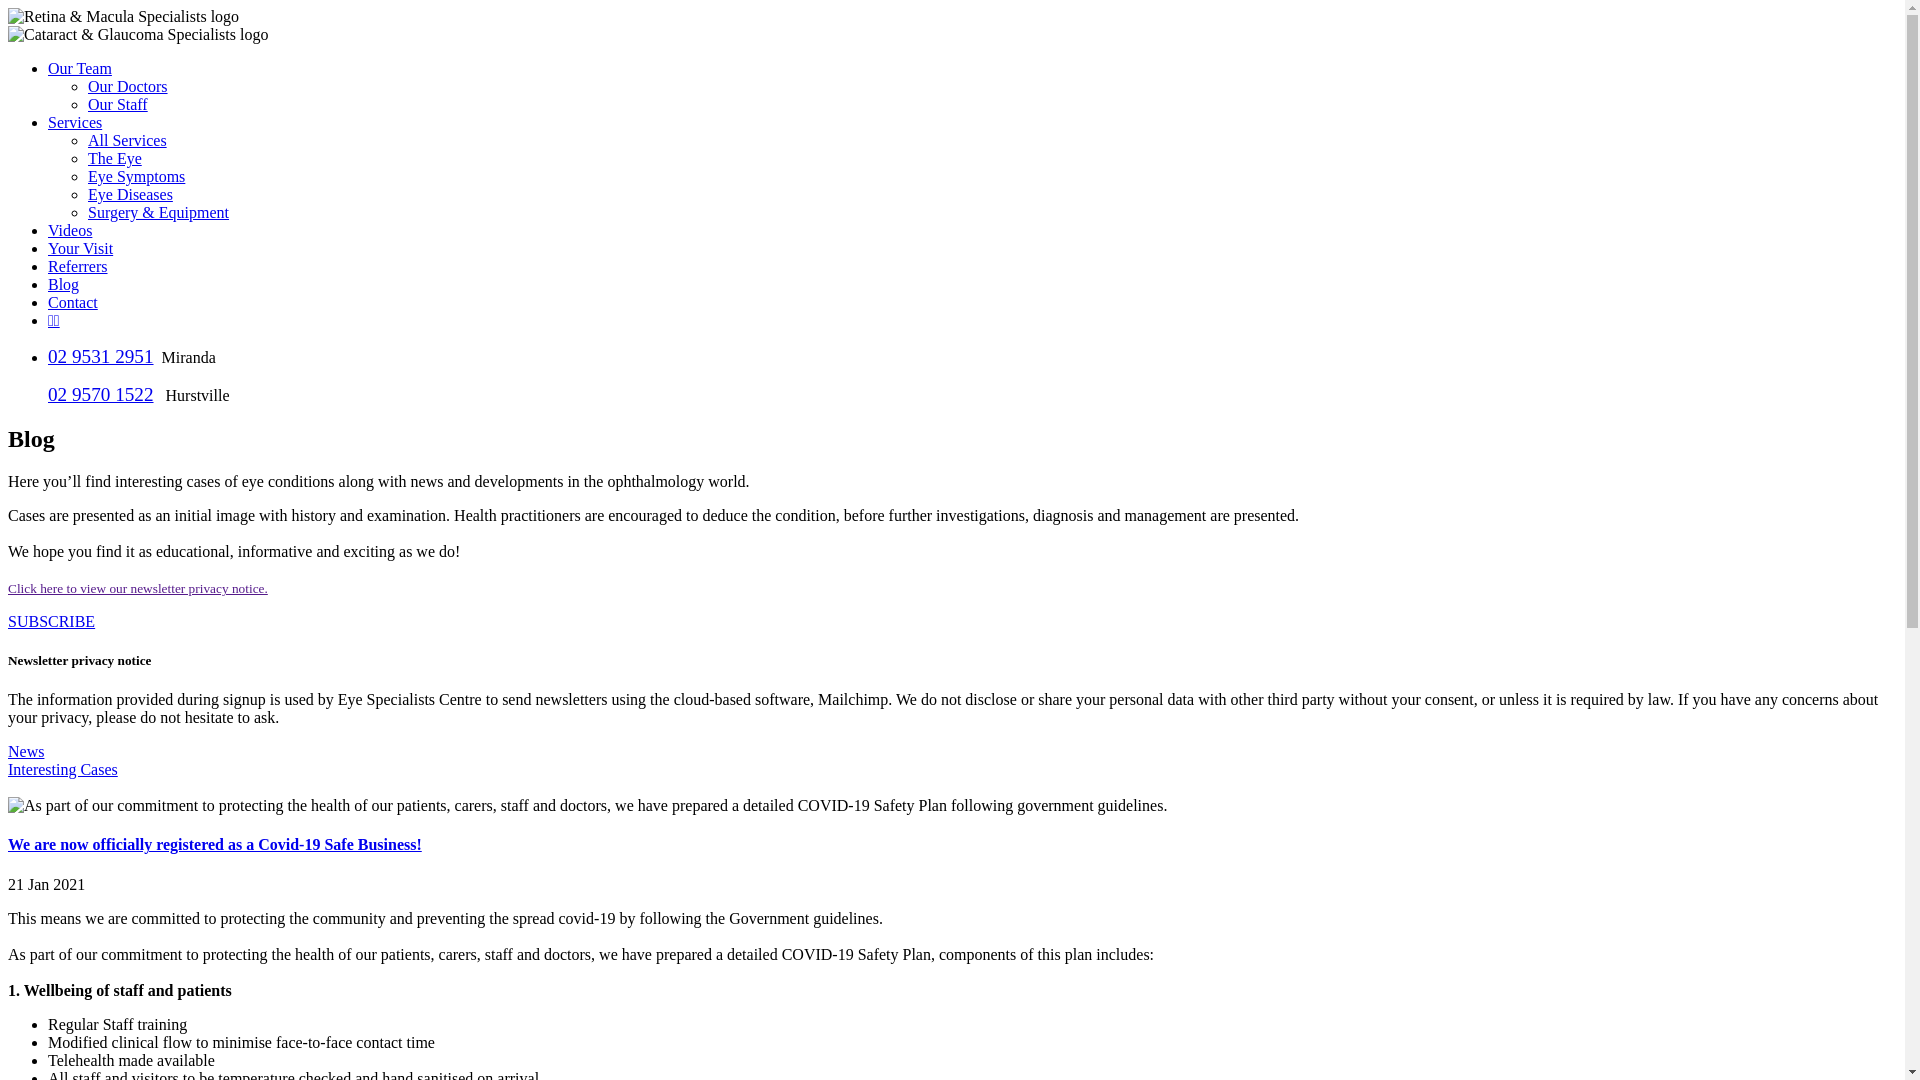 The image size is (1920, 1080). Describe the element at coordinates (77, 265) in the screenshot. I see `'Referrers'` at that location.